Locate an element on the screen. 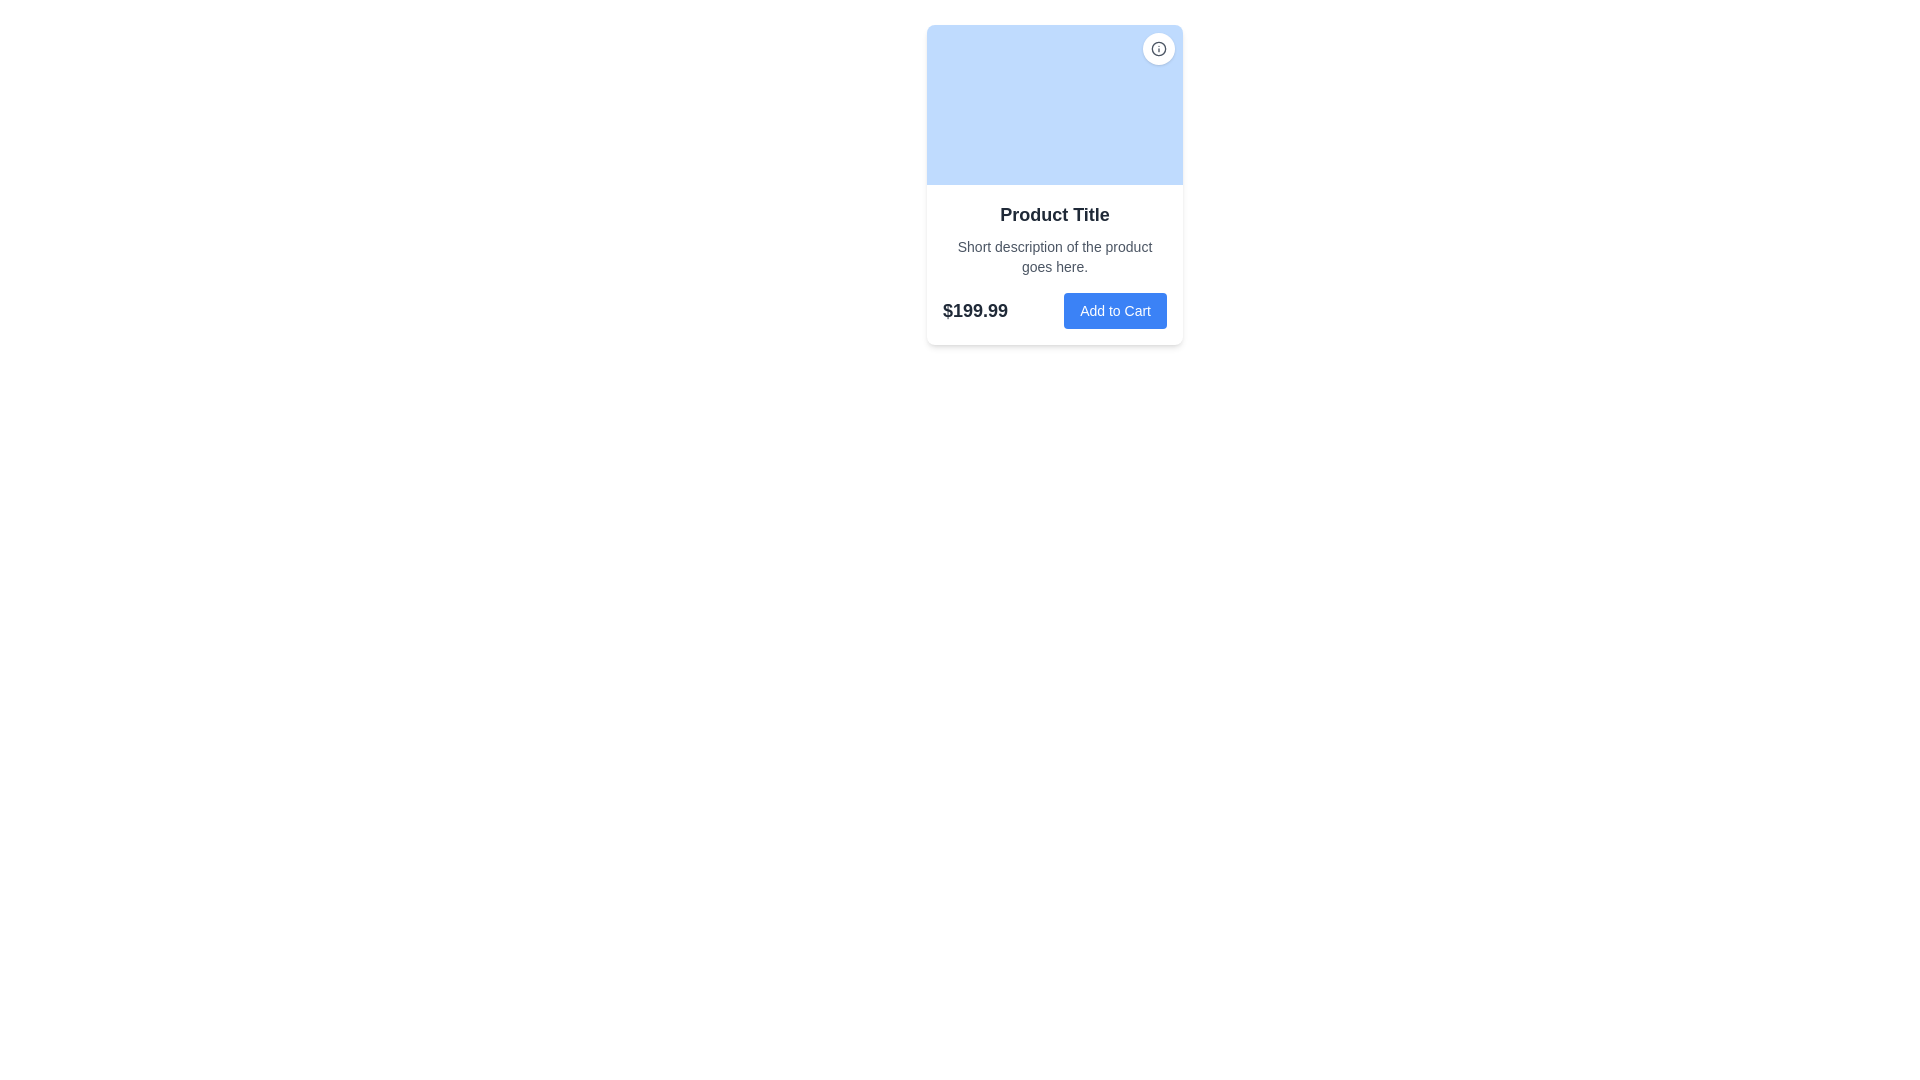  the text label that reads 'Short description of the product goes here.' which is rendered in a small gray font and is located below the 'Product Title' within the product card is located at coordinates (1054, 256).